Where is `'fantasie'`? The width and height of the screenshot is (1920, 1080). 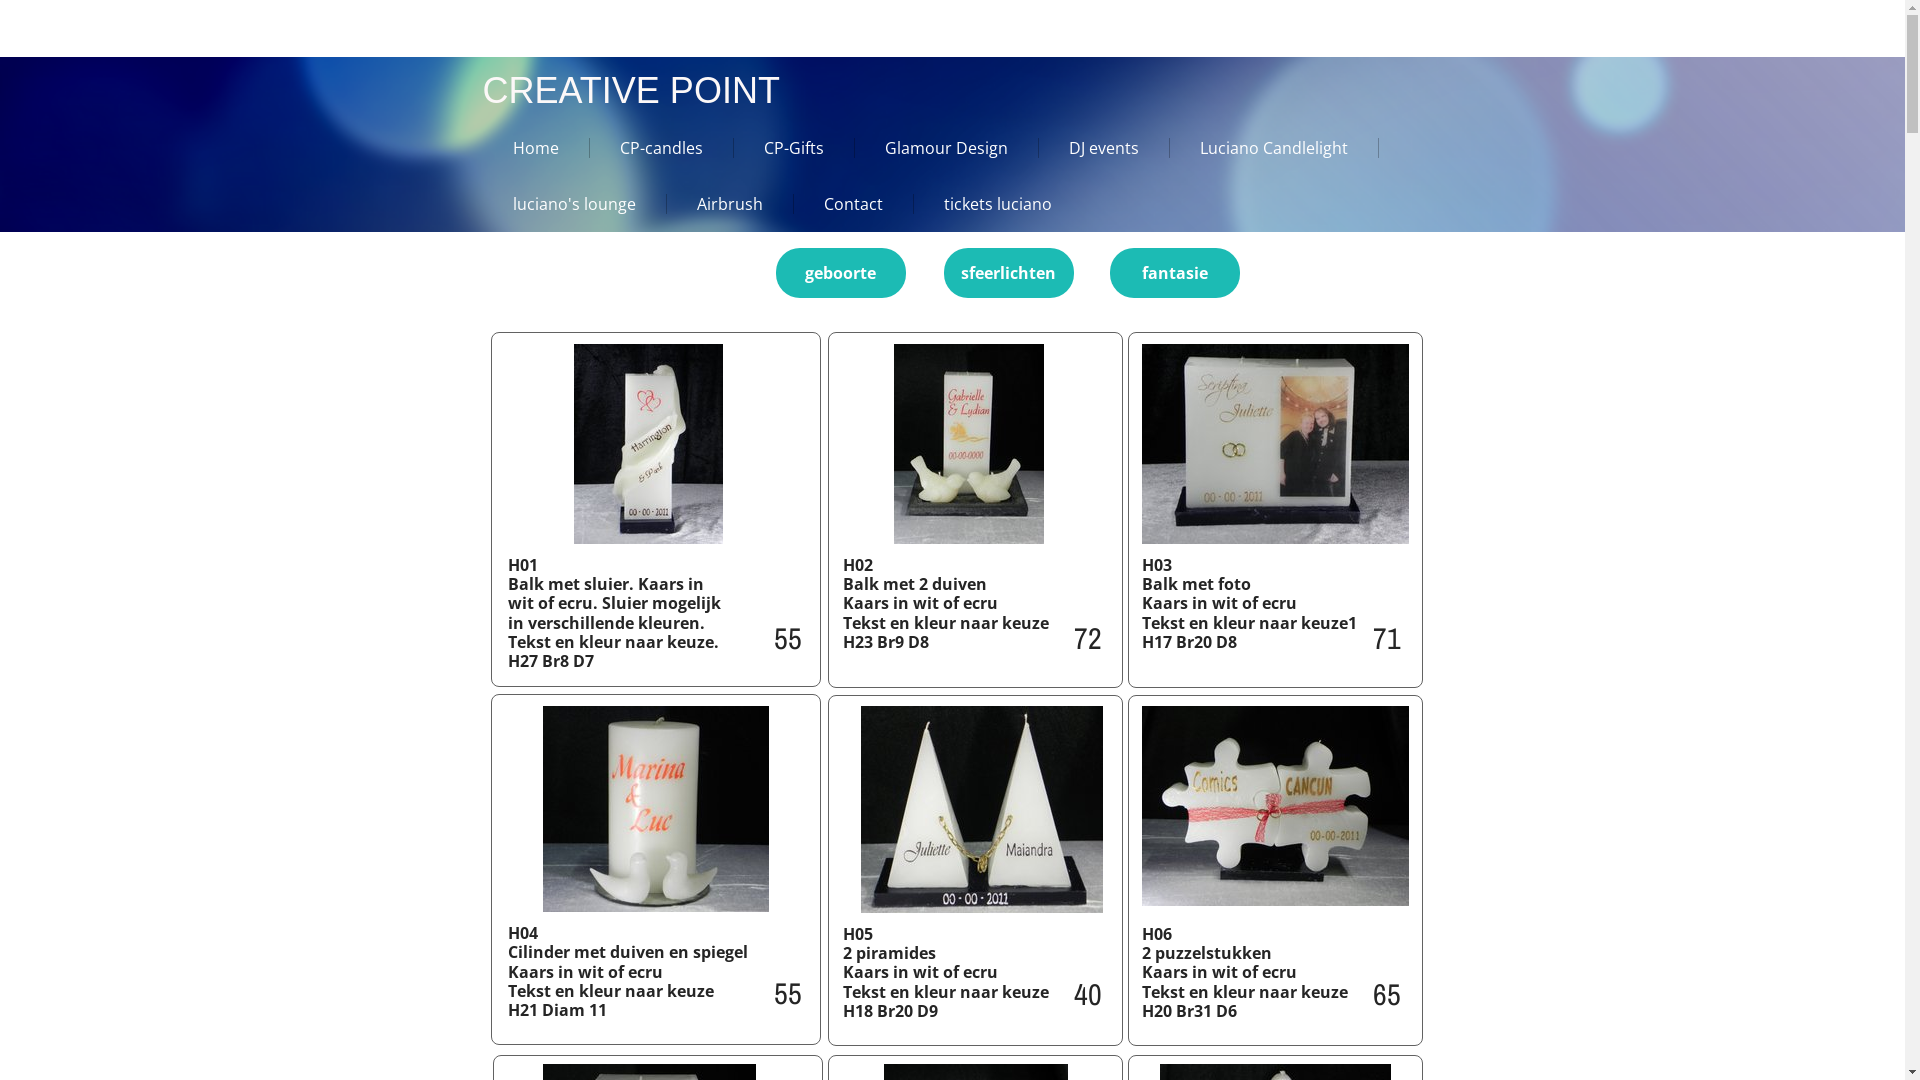
'fantasie' is located at coordinates (1175, 273).